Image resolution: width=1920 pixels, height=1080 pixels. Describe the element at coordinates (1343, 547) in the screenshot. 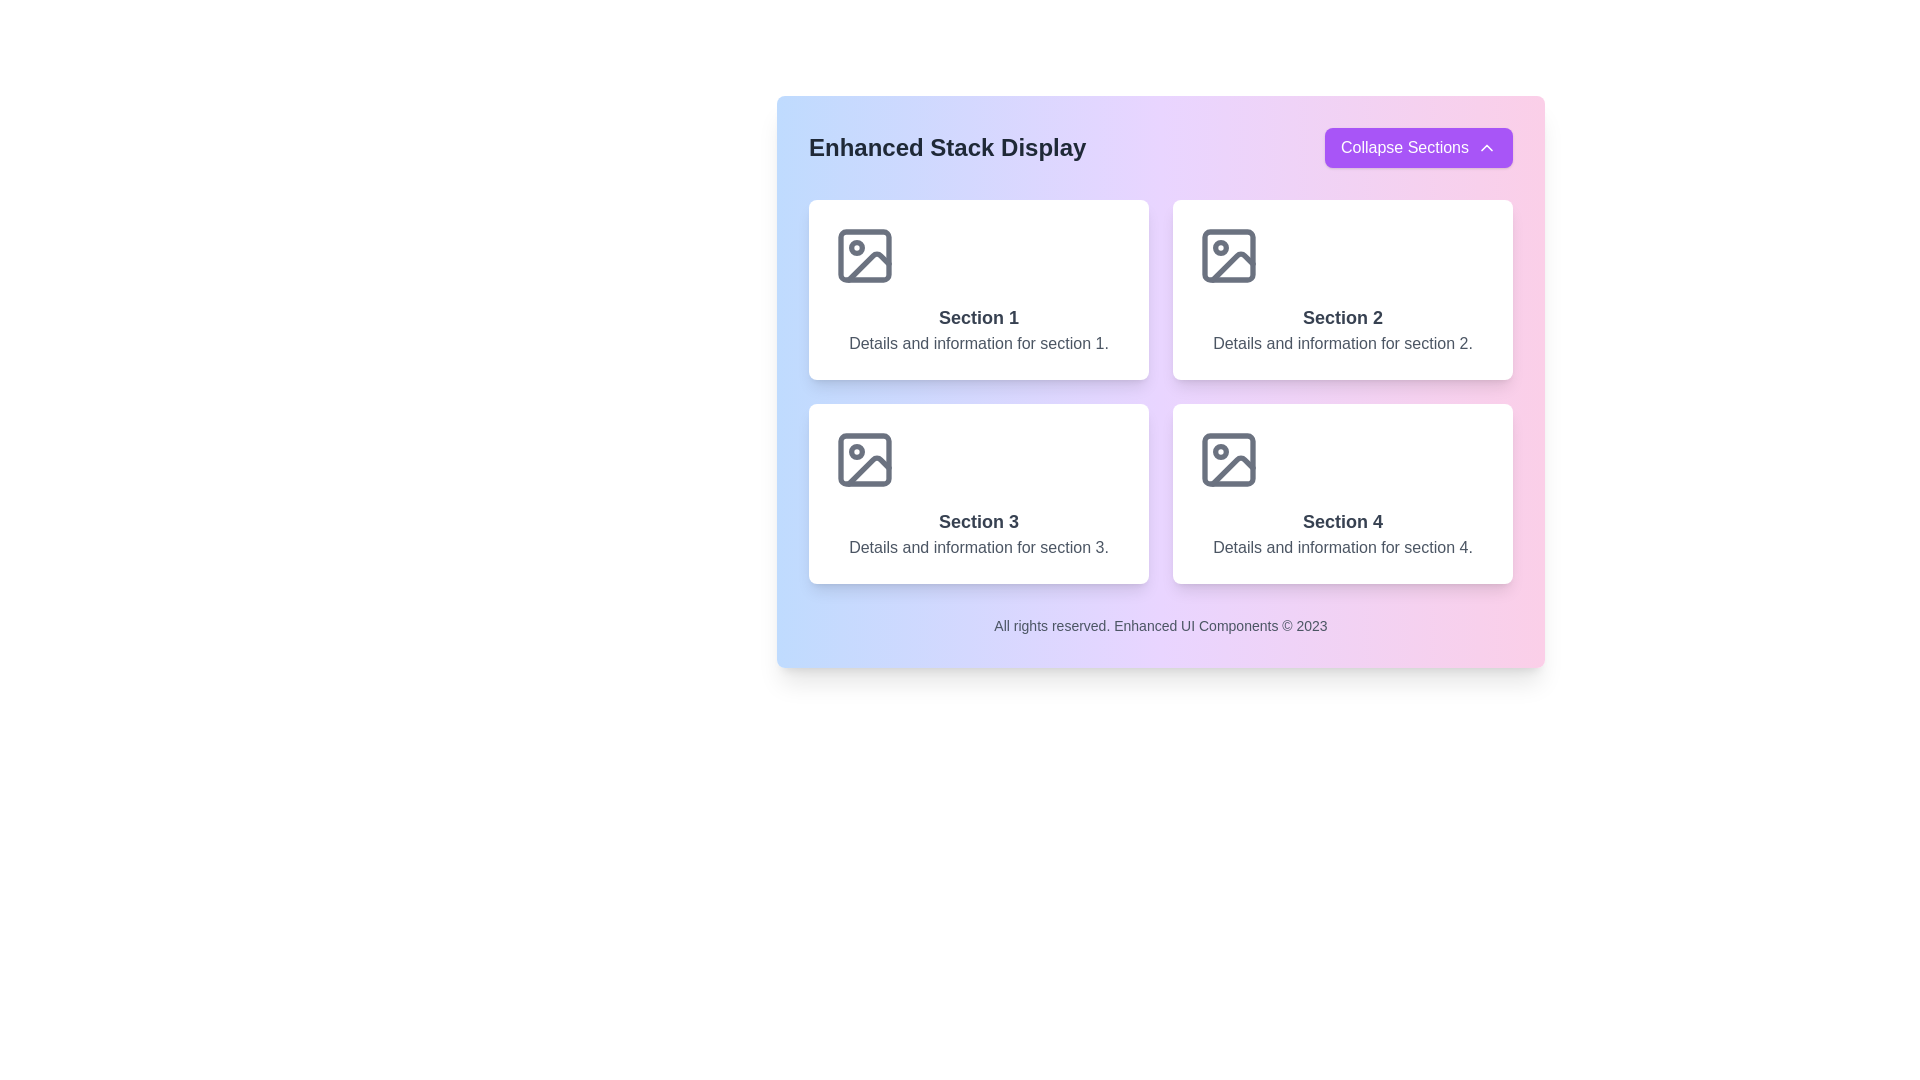

I see `text label displaying 'Details and information for section 4.' located below the 'Section 4' title in the bottom-right corner of the section card` at that location.